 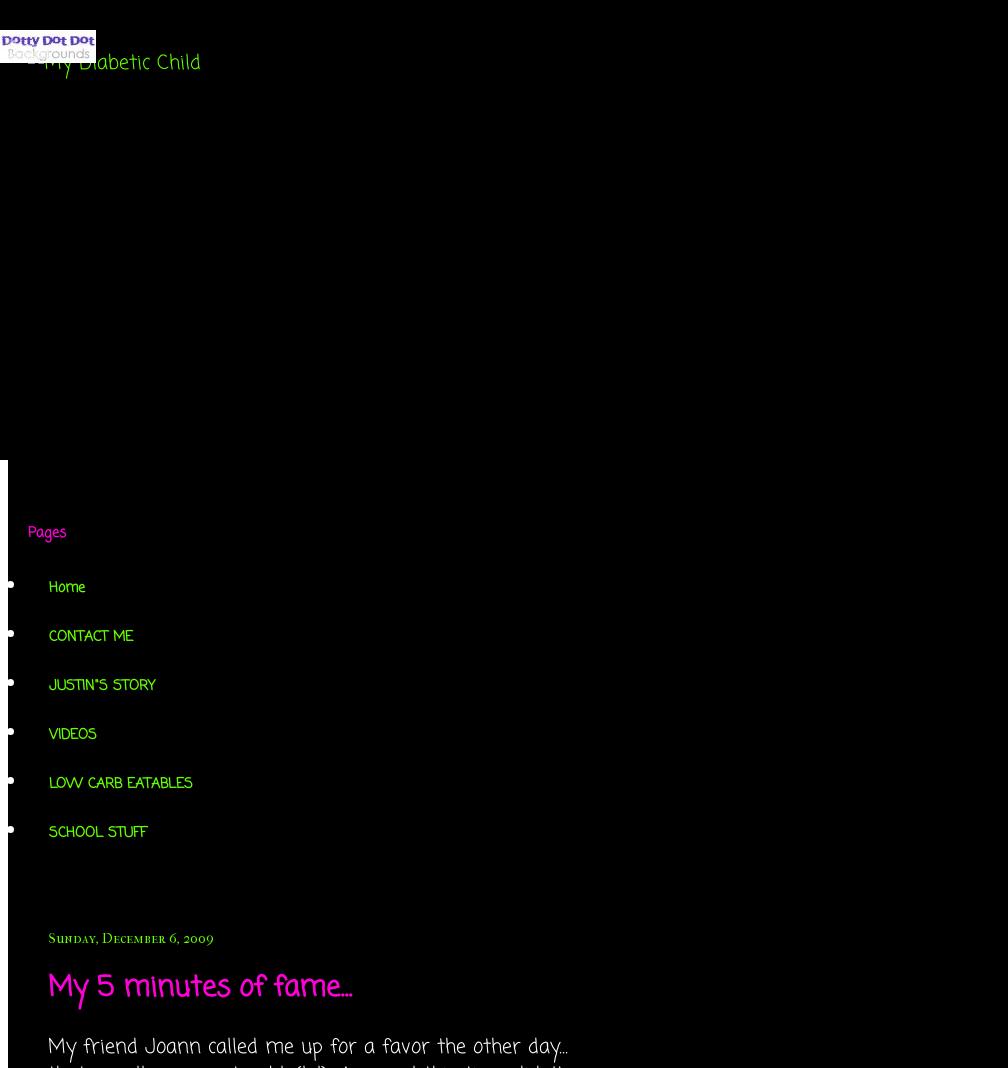 I want to click on 'JUSTIN"S STORY', so click(x=102, y=686).